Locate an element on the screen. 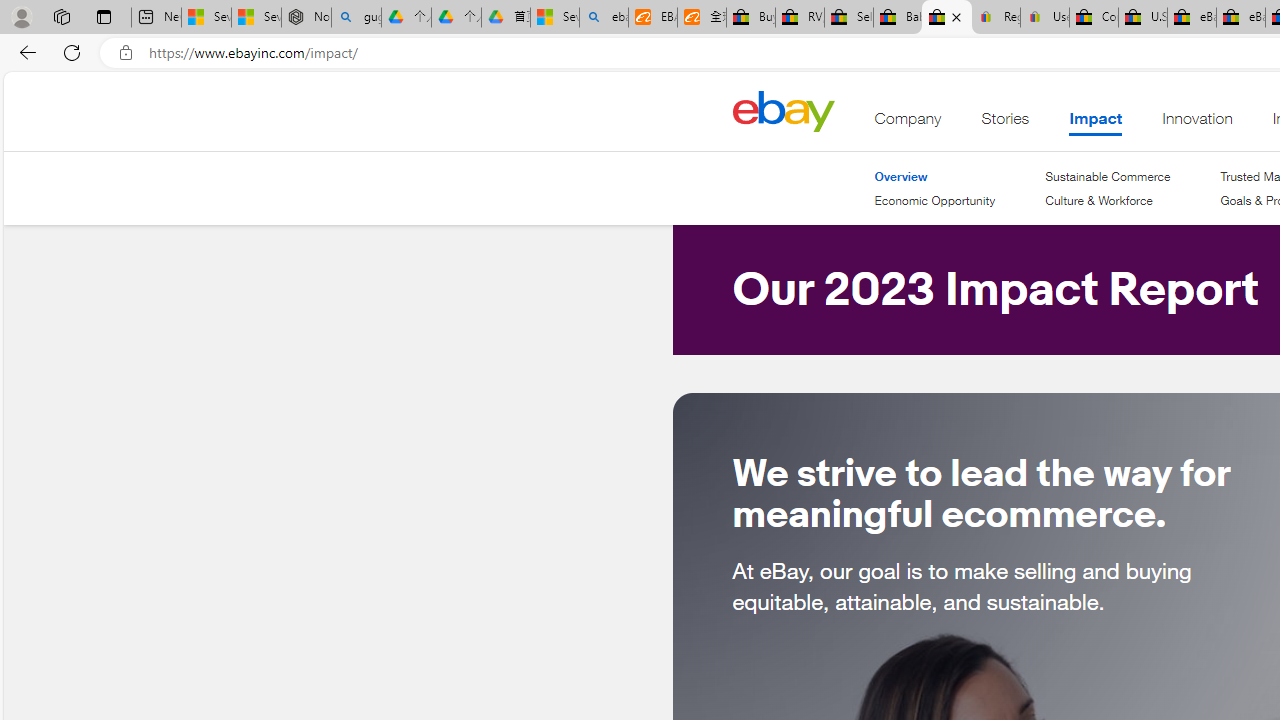  'Sustainable Commerce' is located at coordinates (1106, 176).